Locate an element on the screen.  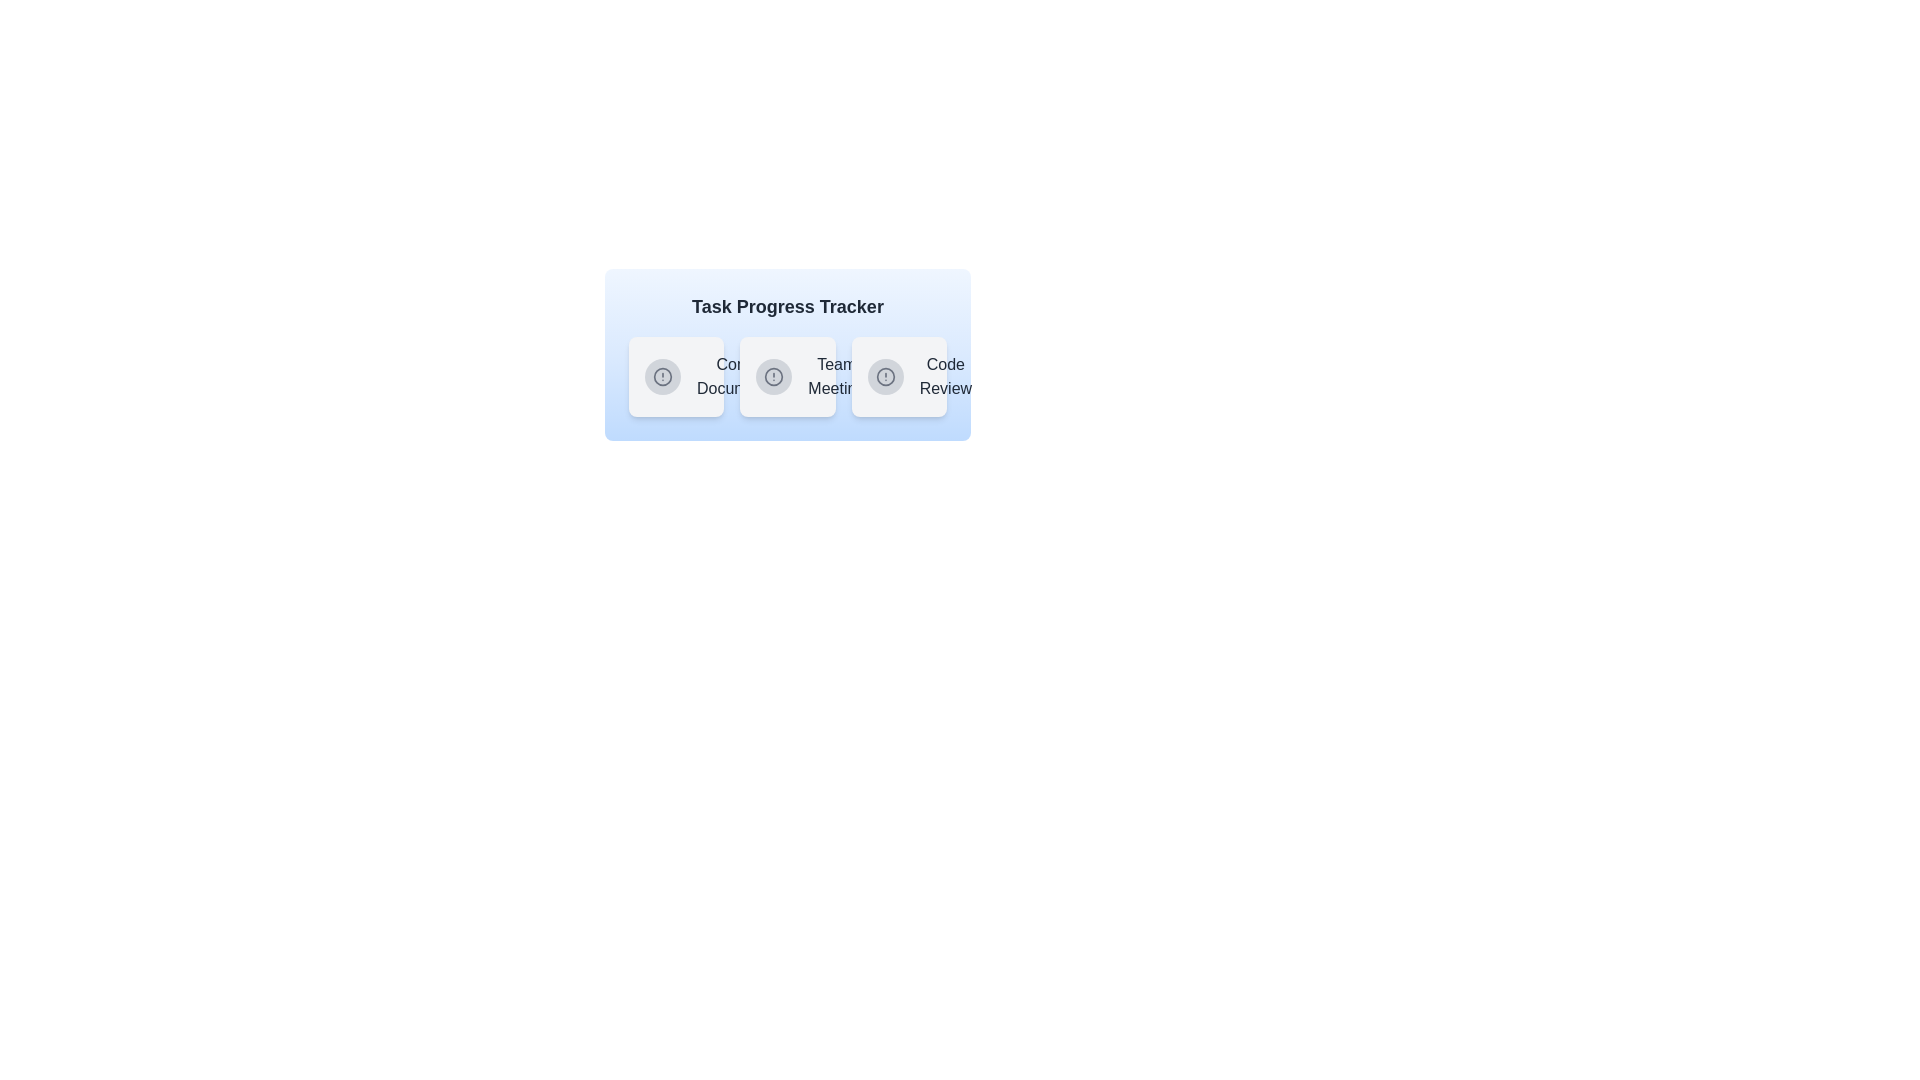
the task chip labeled Complete Documentation to toggle its completion state is located at coordinates (676, 377).